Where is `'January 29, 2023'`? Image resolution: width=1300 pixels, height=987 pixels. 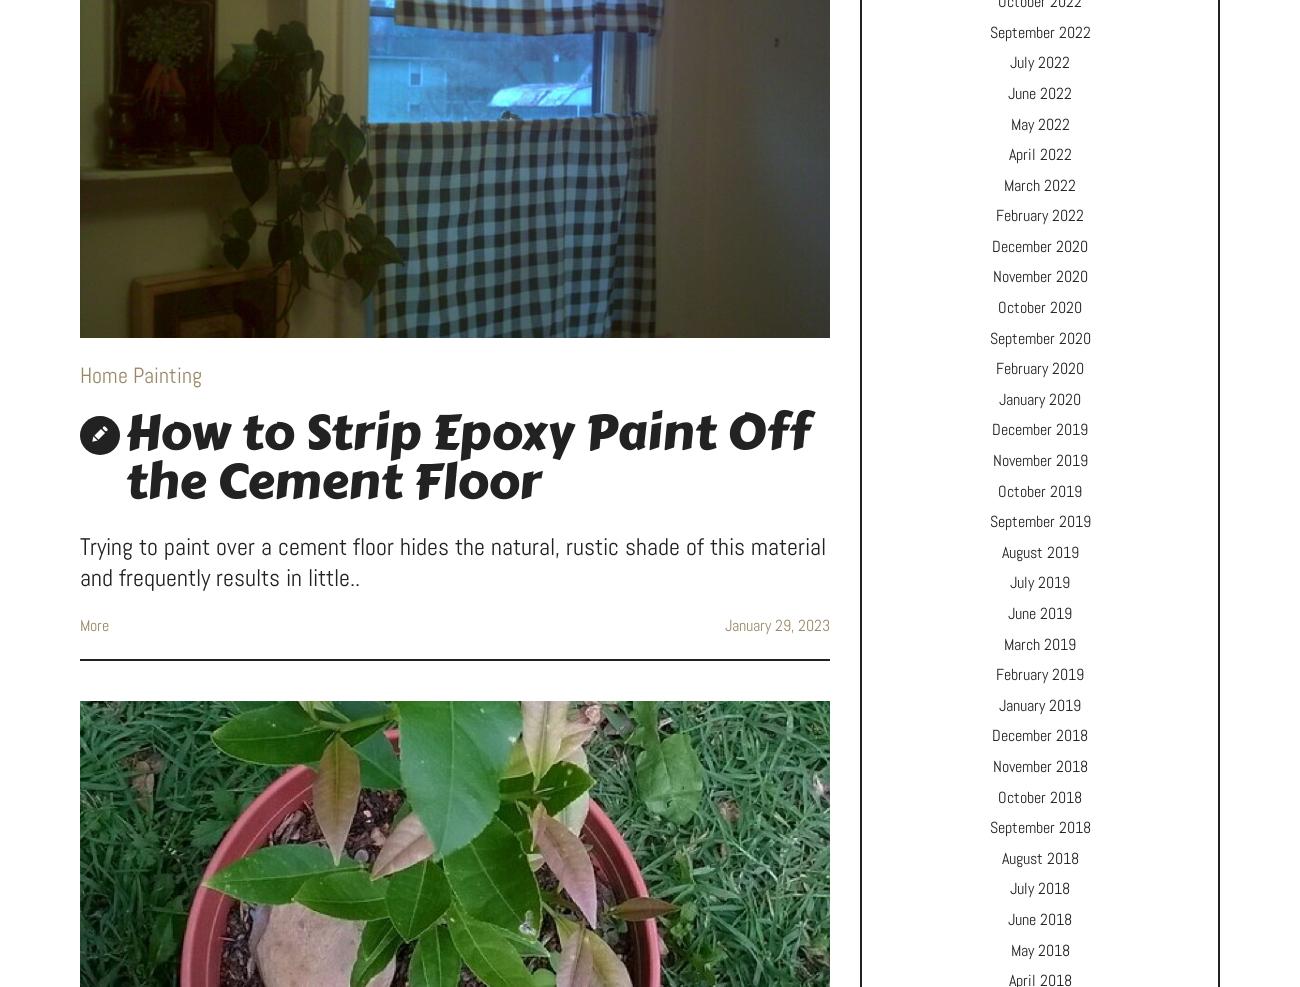
'January 29, 2023' is located at coordinates (725, 624).